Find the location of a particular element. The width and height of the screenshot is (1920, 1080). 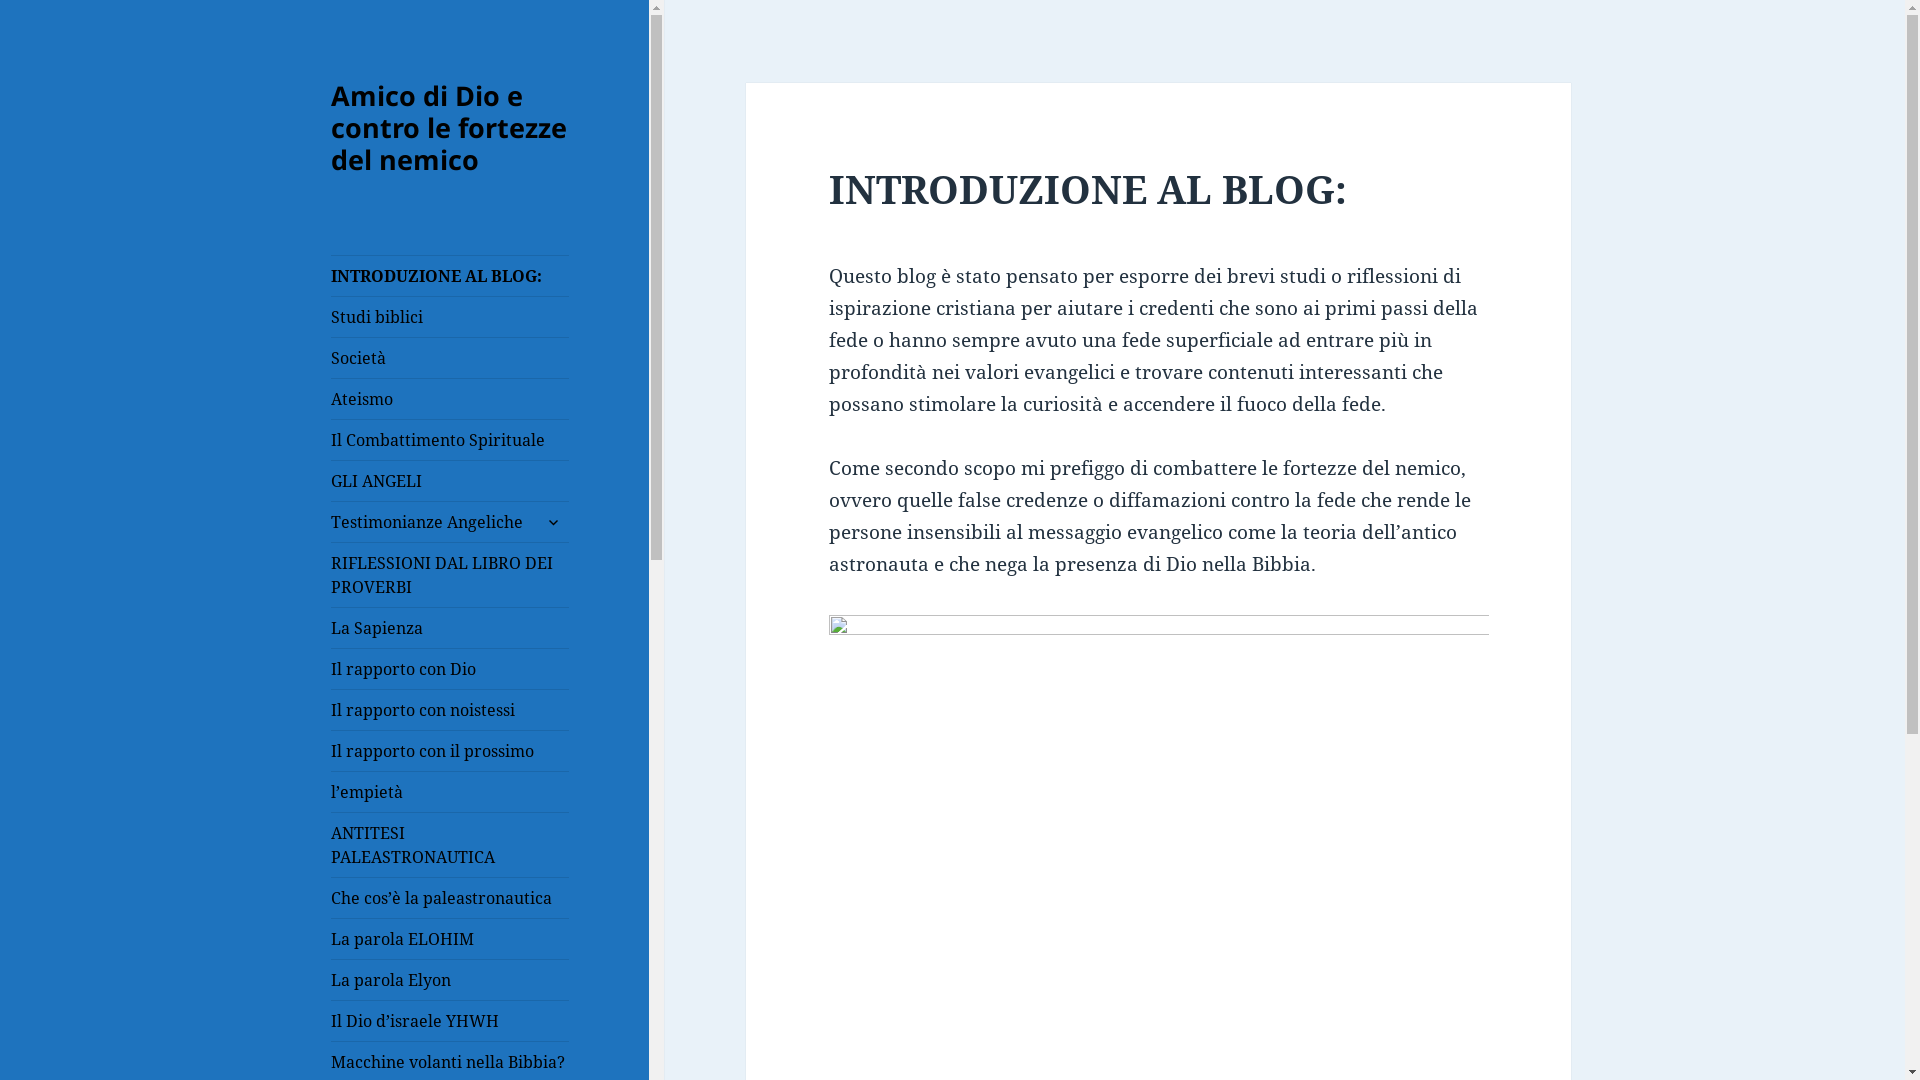

'ANTITESI PALEASTRONAUTICA' is located at coordinates (449, 844).